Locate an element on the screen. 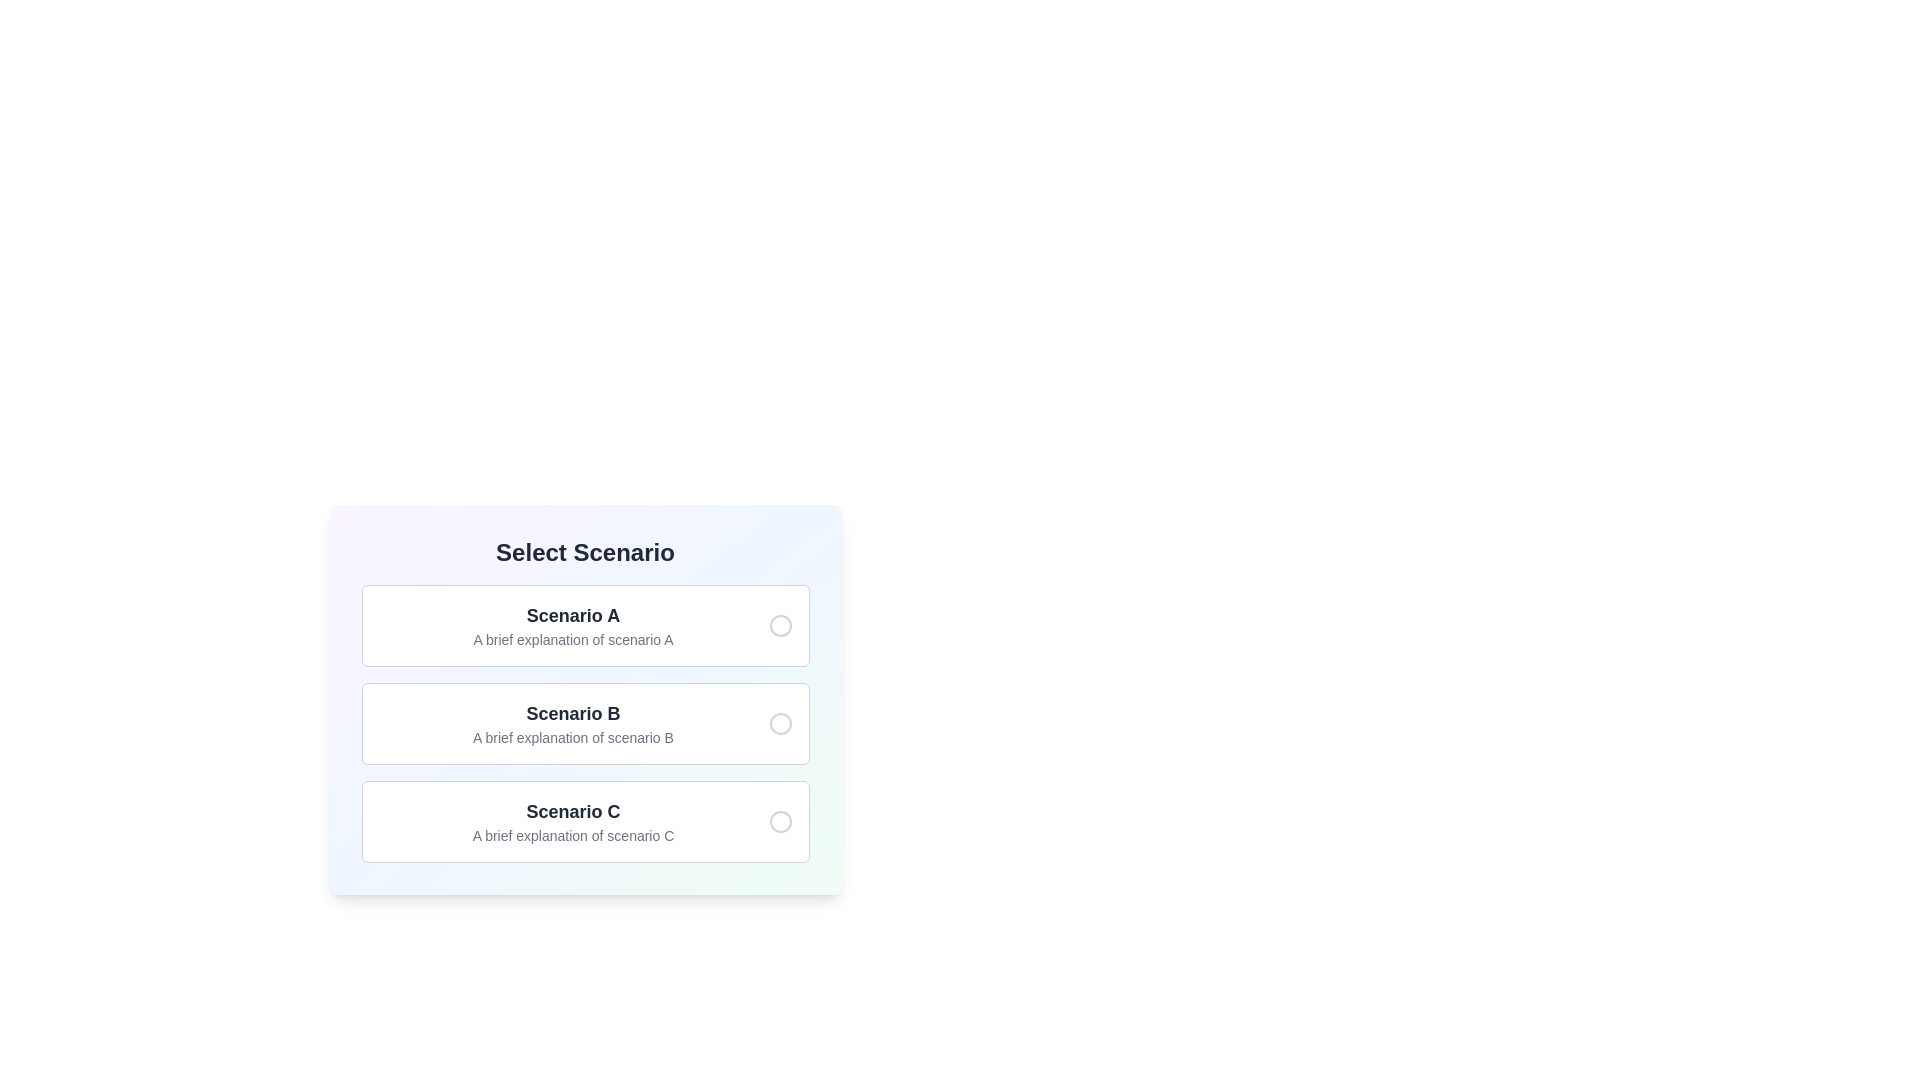  the 'Scenario B' text label, which is styled in bold dark gray and serves as the header for the second option in the 'Select Scenario' list is located at coordinates (572, 712).